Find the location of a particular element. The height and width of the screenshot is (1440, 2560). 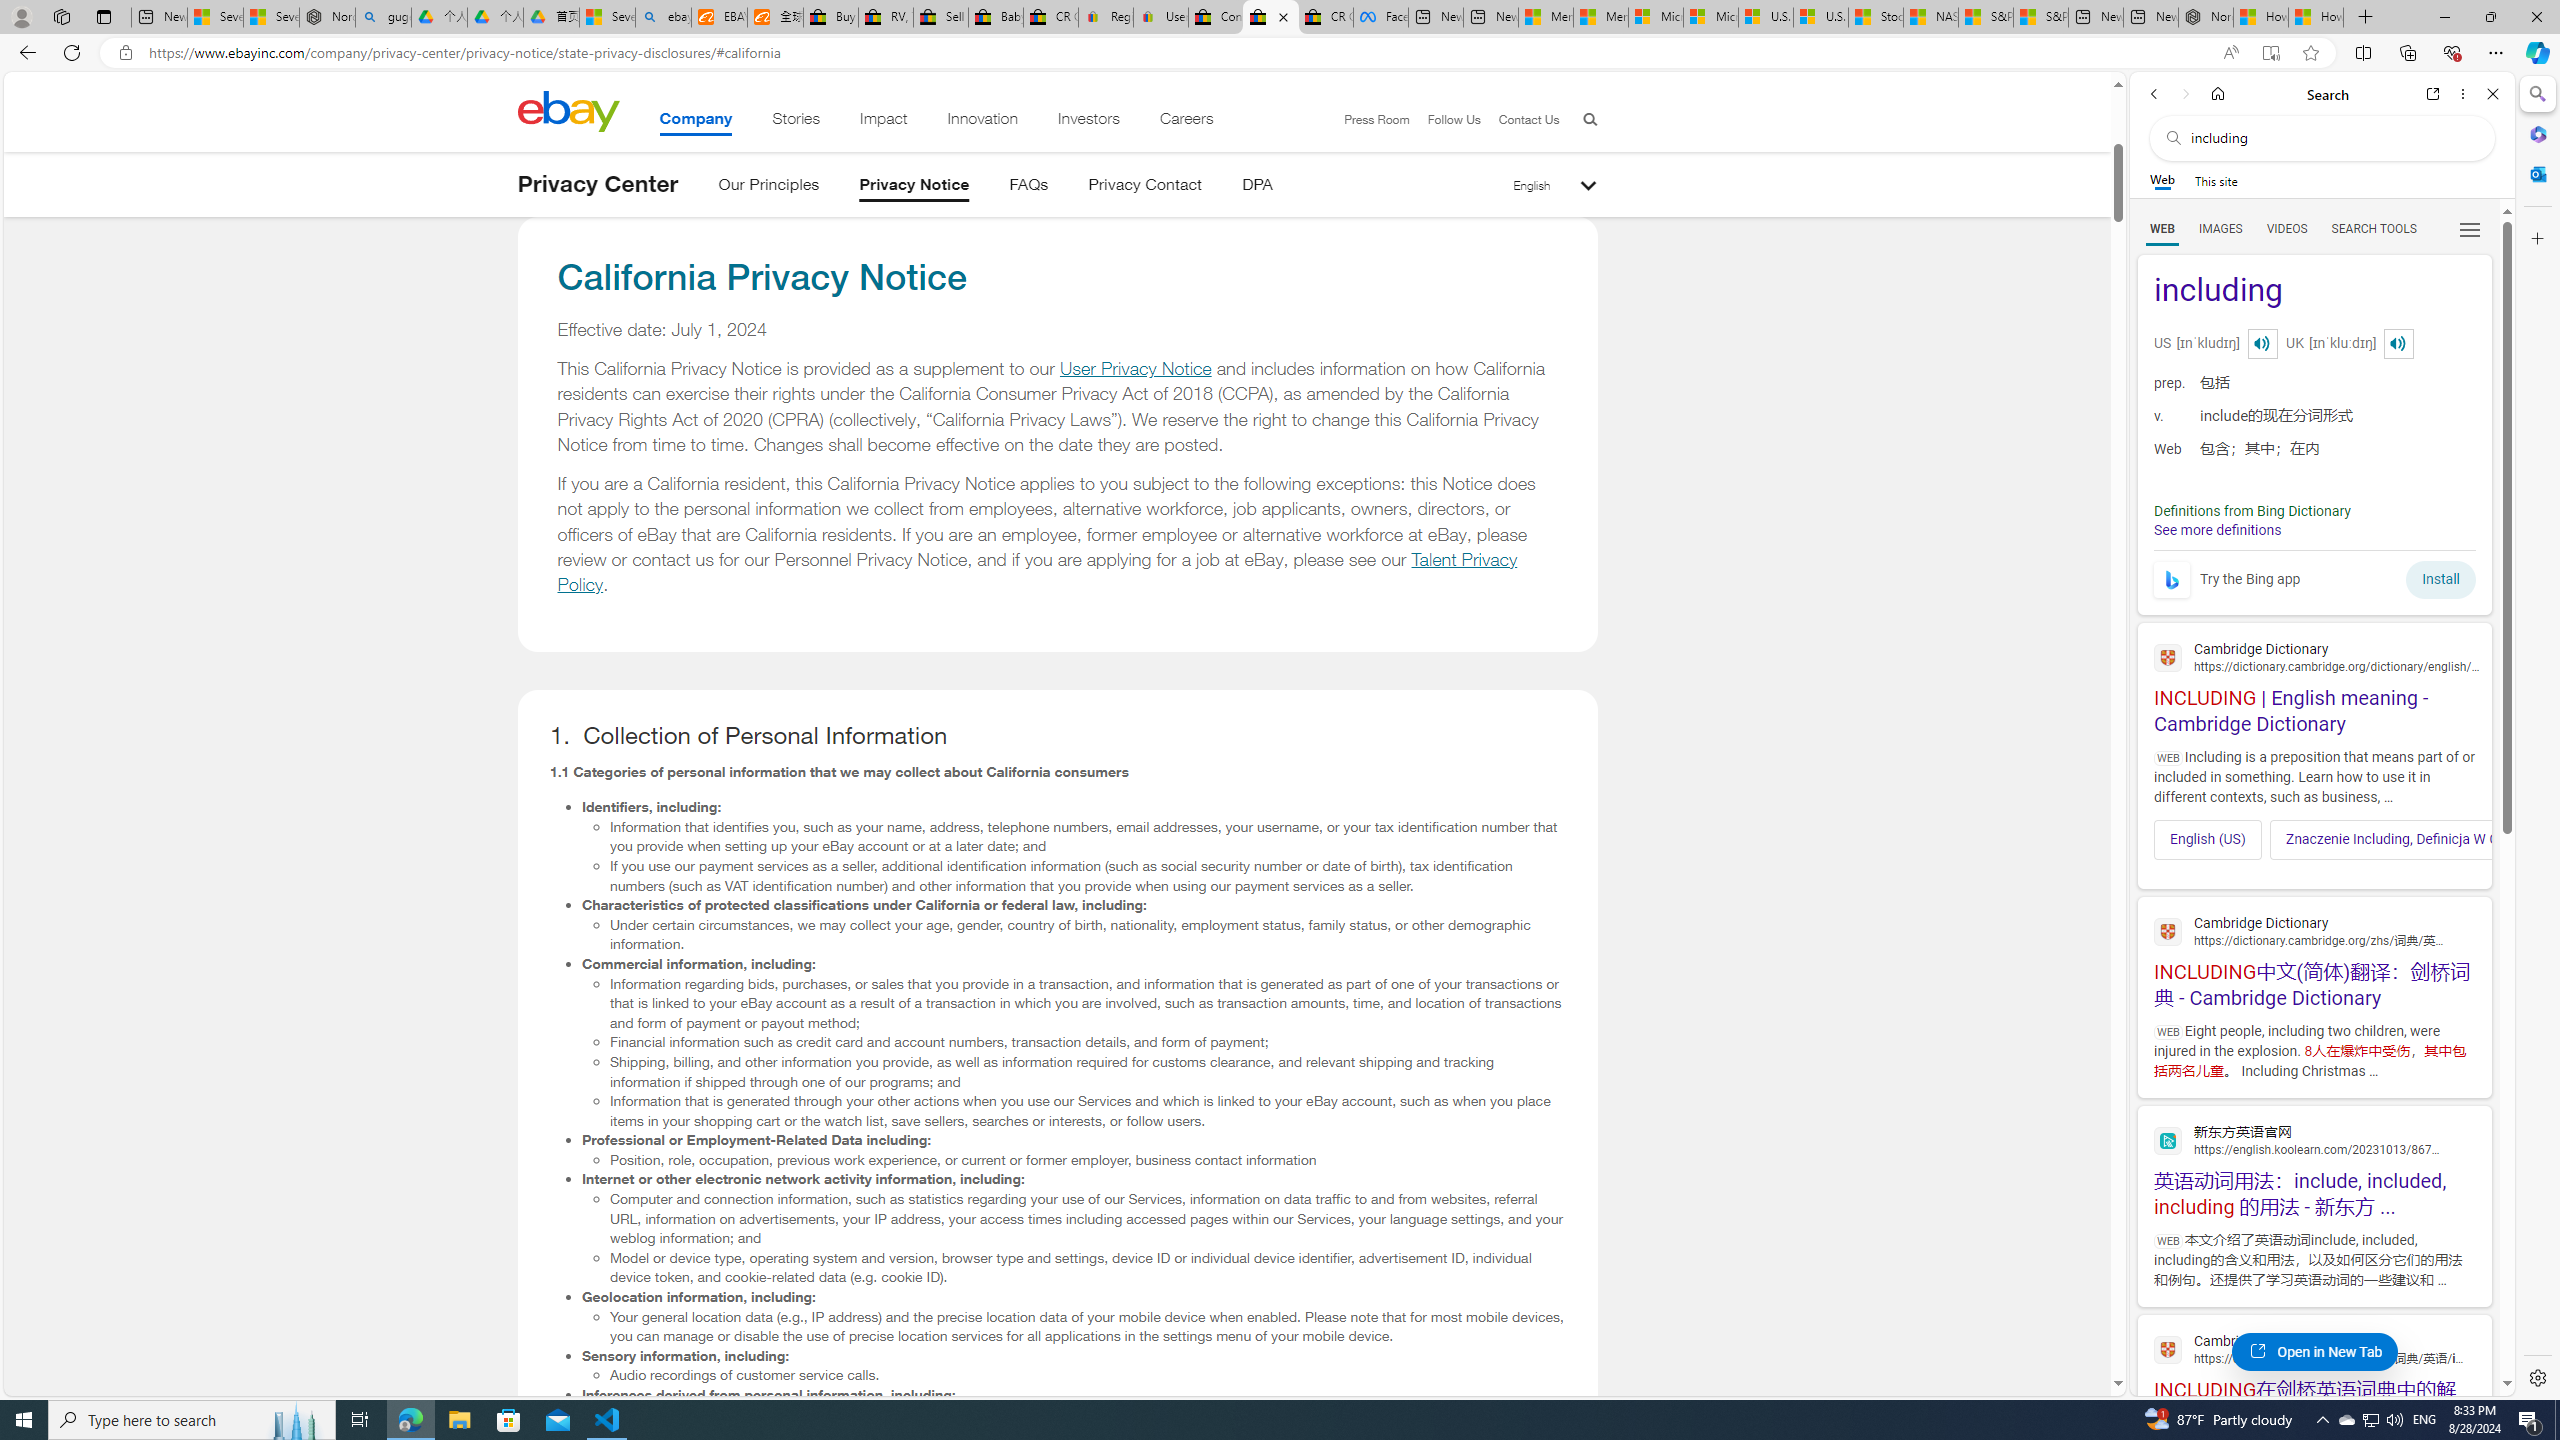

'Preferences' is located at coordinates (2469, 227).